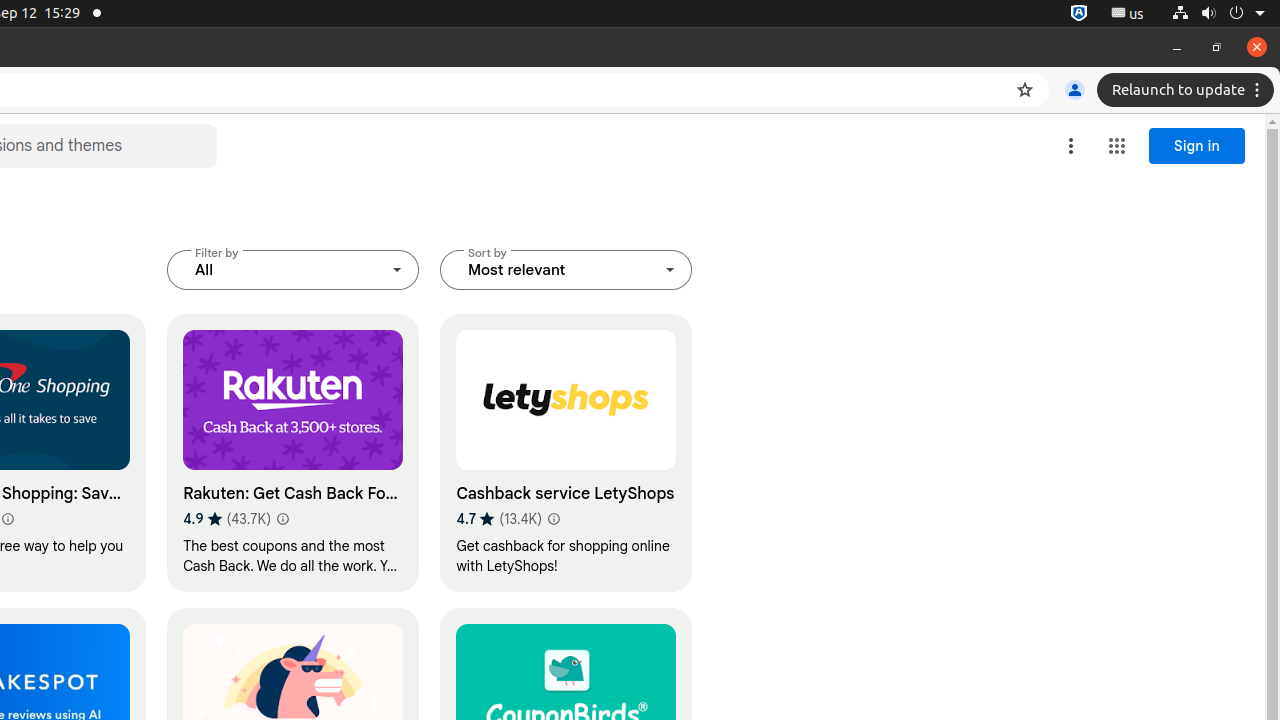  What do you see at coordinates (292, 270) in the screenshot?
I see `'Filter by ​All'` at bounding box center [292, 270].